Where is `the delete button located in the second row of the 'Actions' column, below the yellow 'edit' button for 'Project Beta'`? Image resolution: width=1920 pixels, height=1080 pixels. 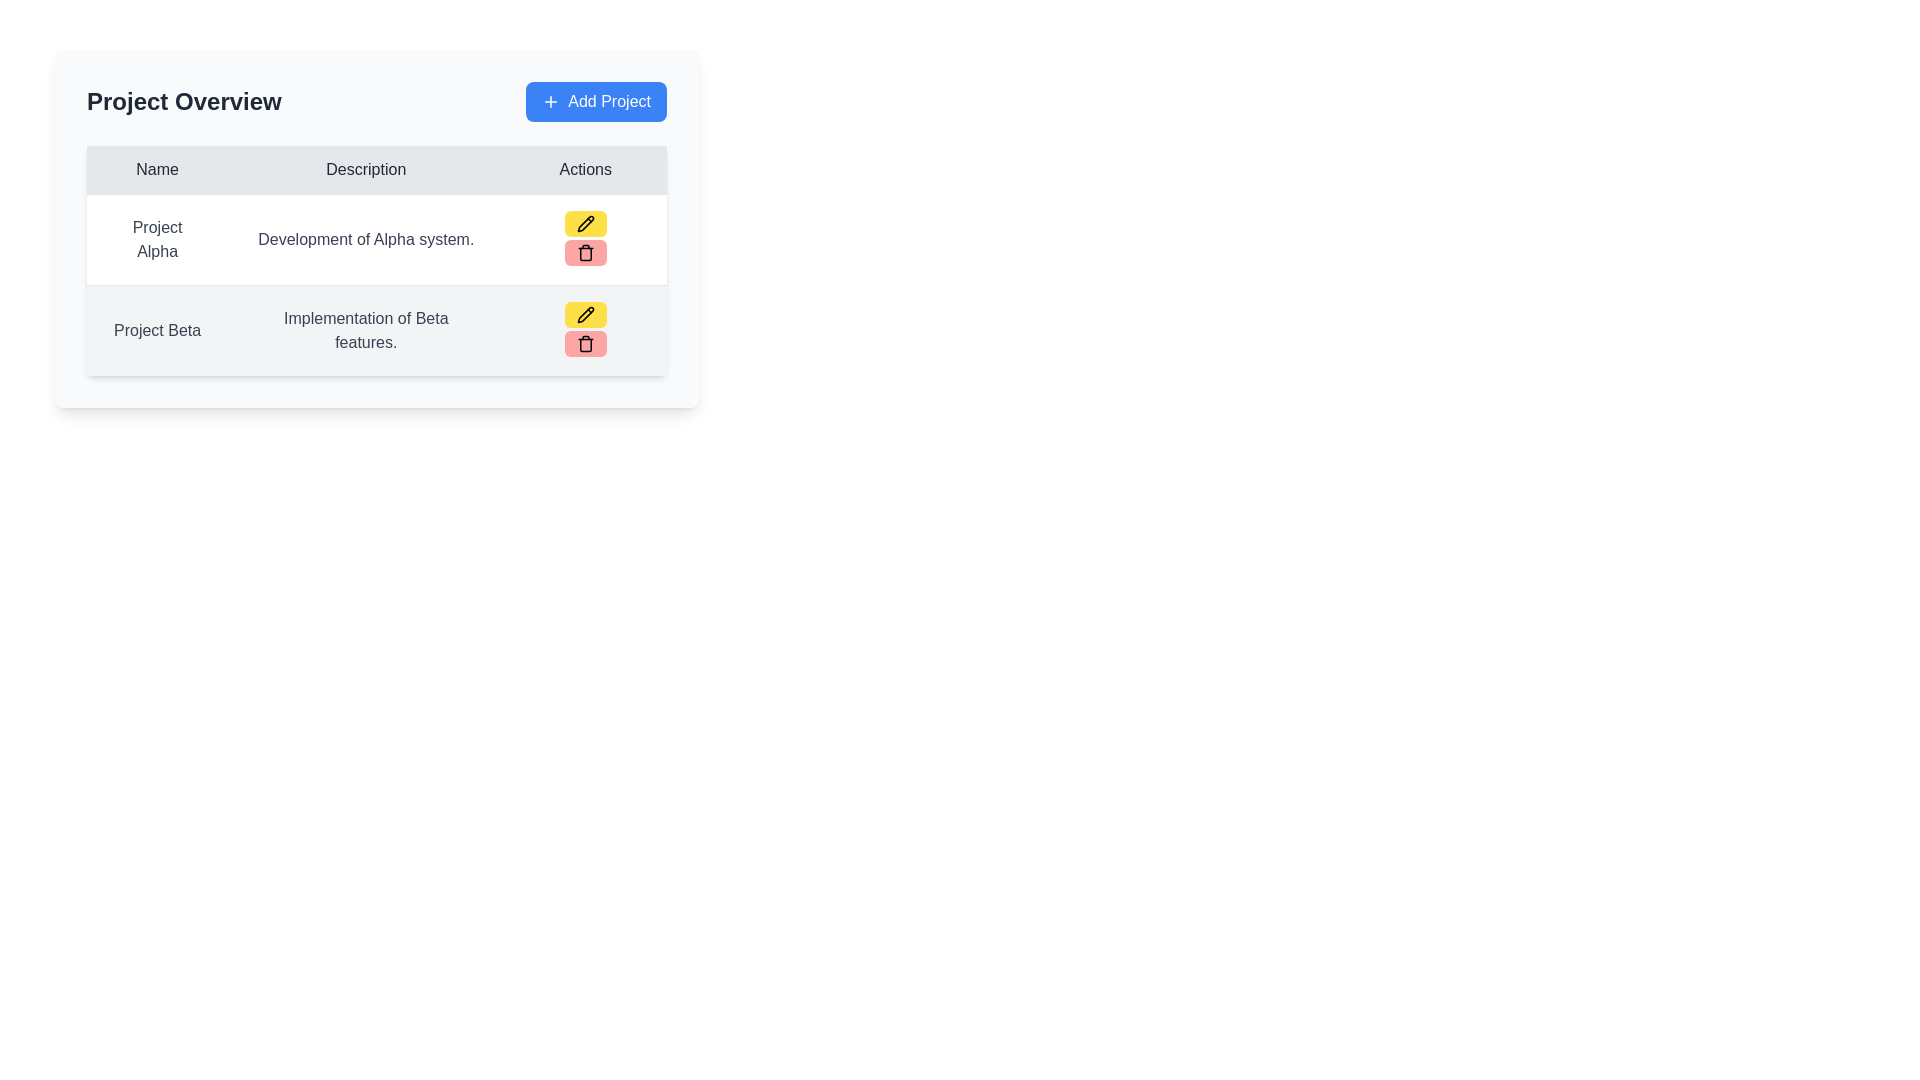 the delete button located in the second row of the 'Actions' column, below the yellow 'edit' button for 'Project Beta' is located at coordinates (584, 329).